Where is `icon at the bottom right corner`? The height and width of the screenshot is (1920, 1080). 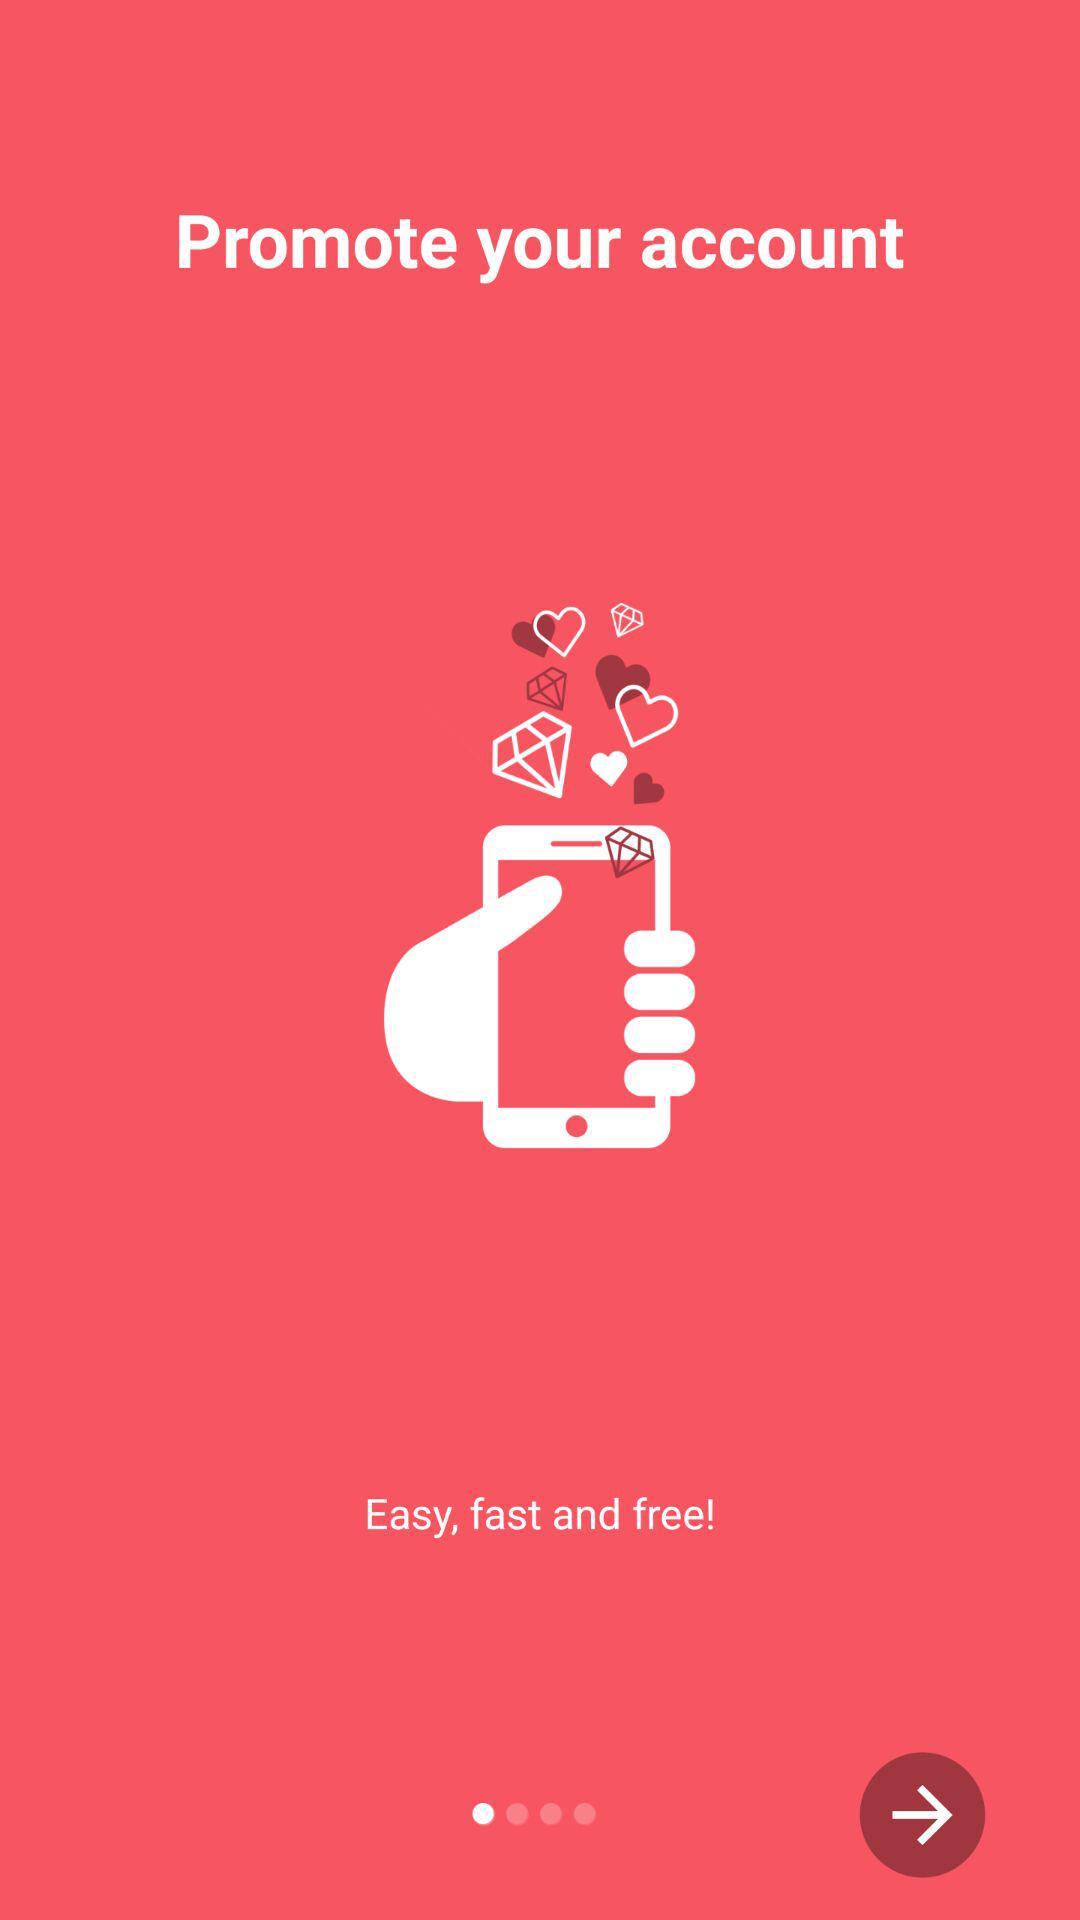
icon at the bottom right corner is located at coordinates (922, 1814).